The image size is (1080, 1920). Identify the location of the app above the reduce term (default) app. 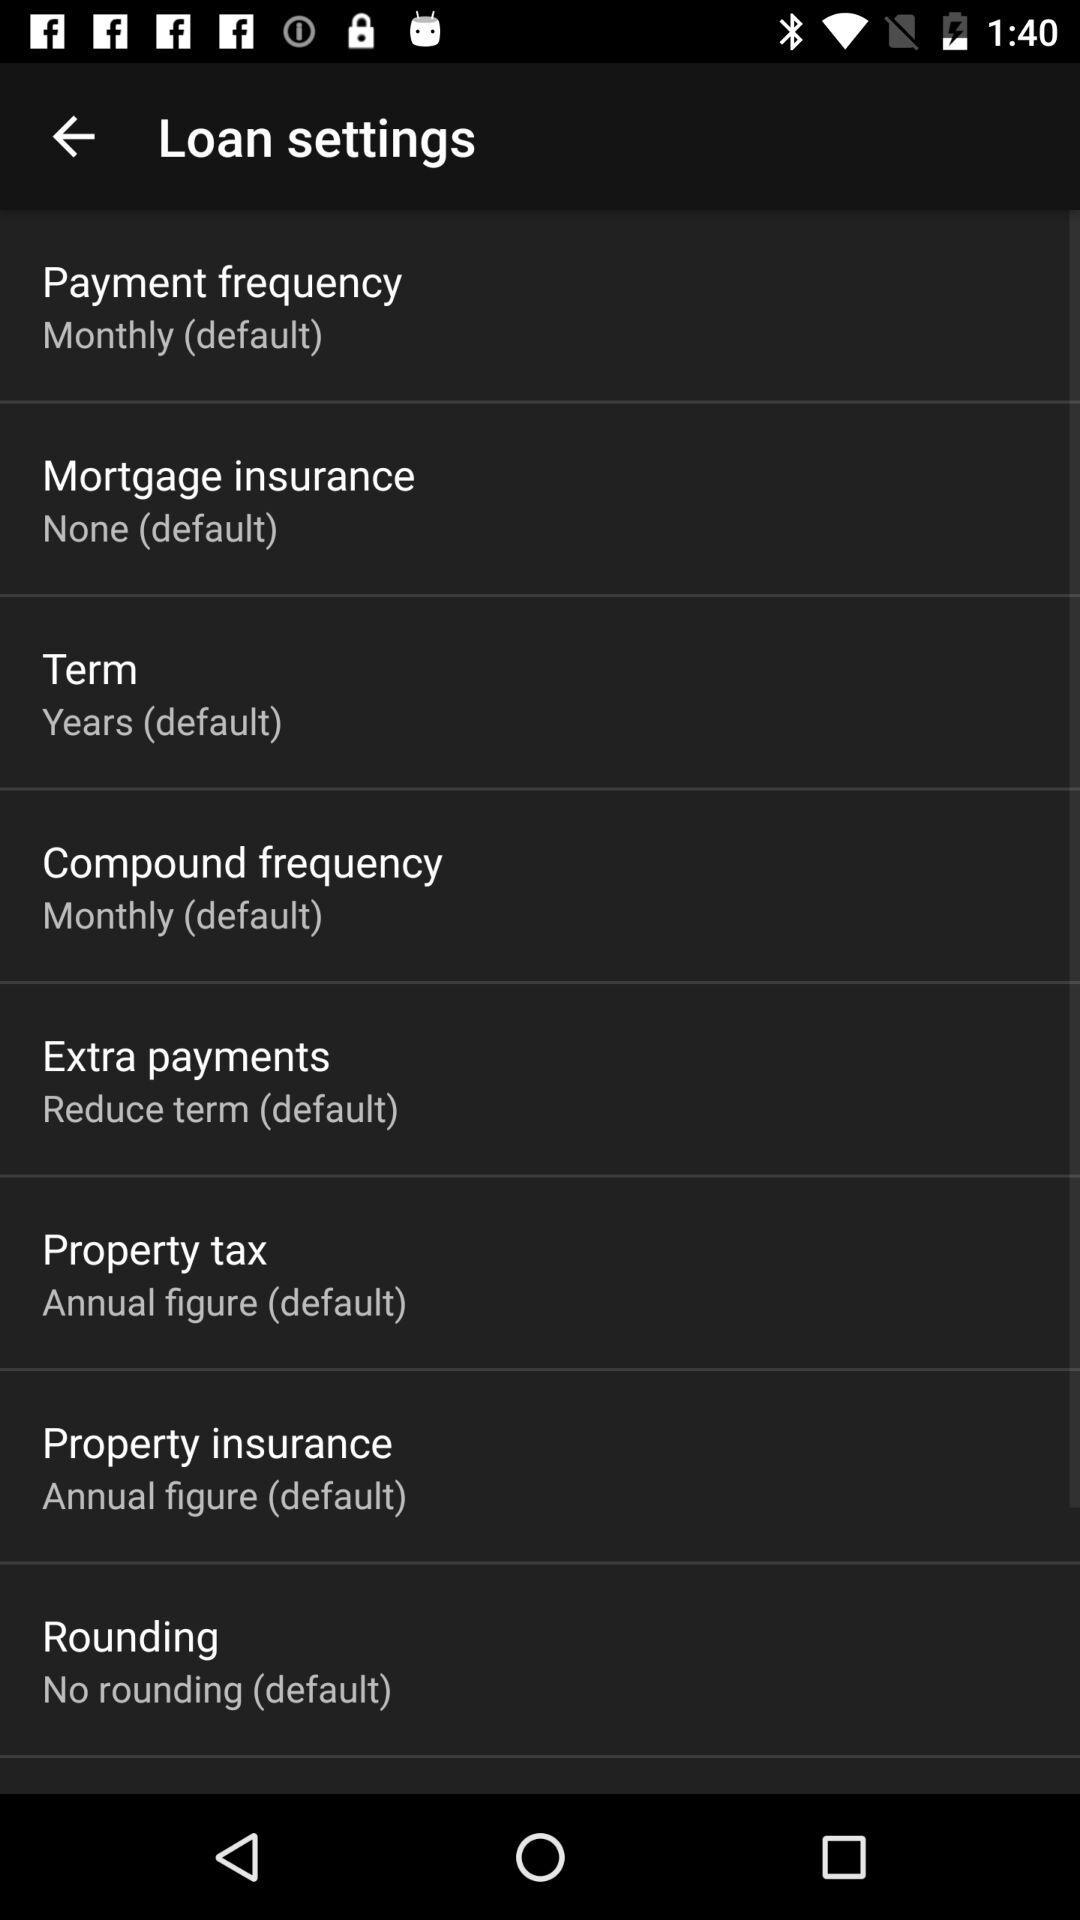
(186, 1053).